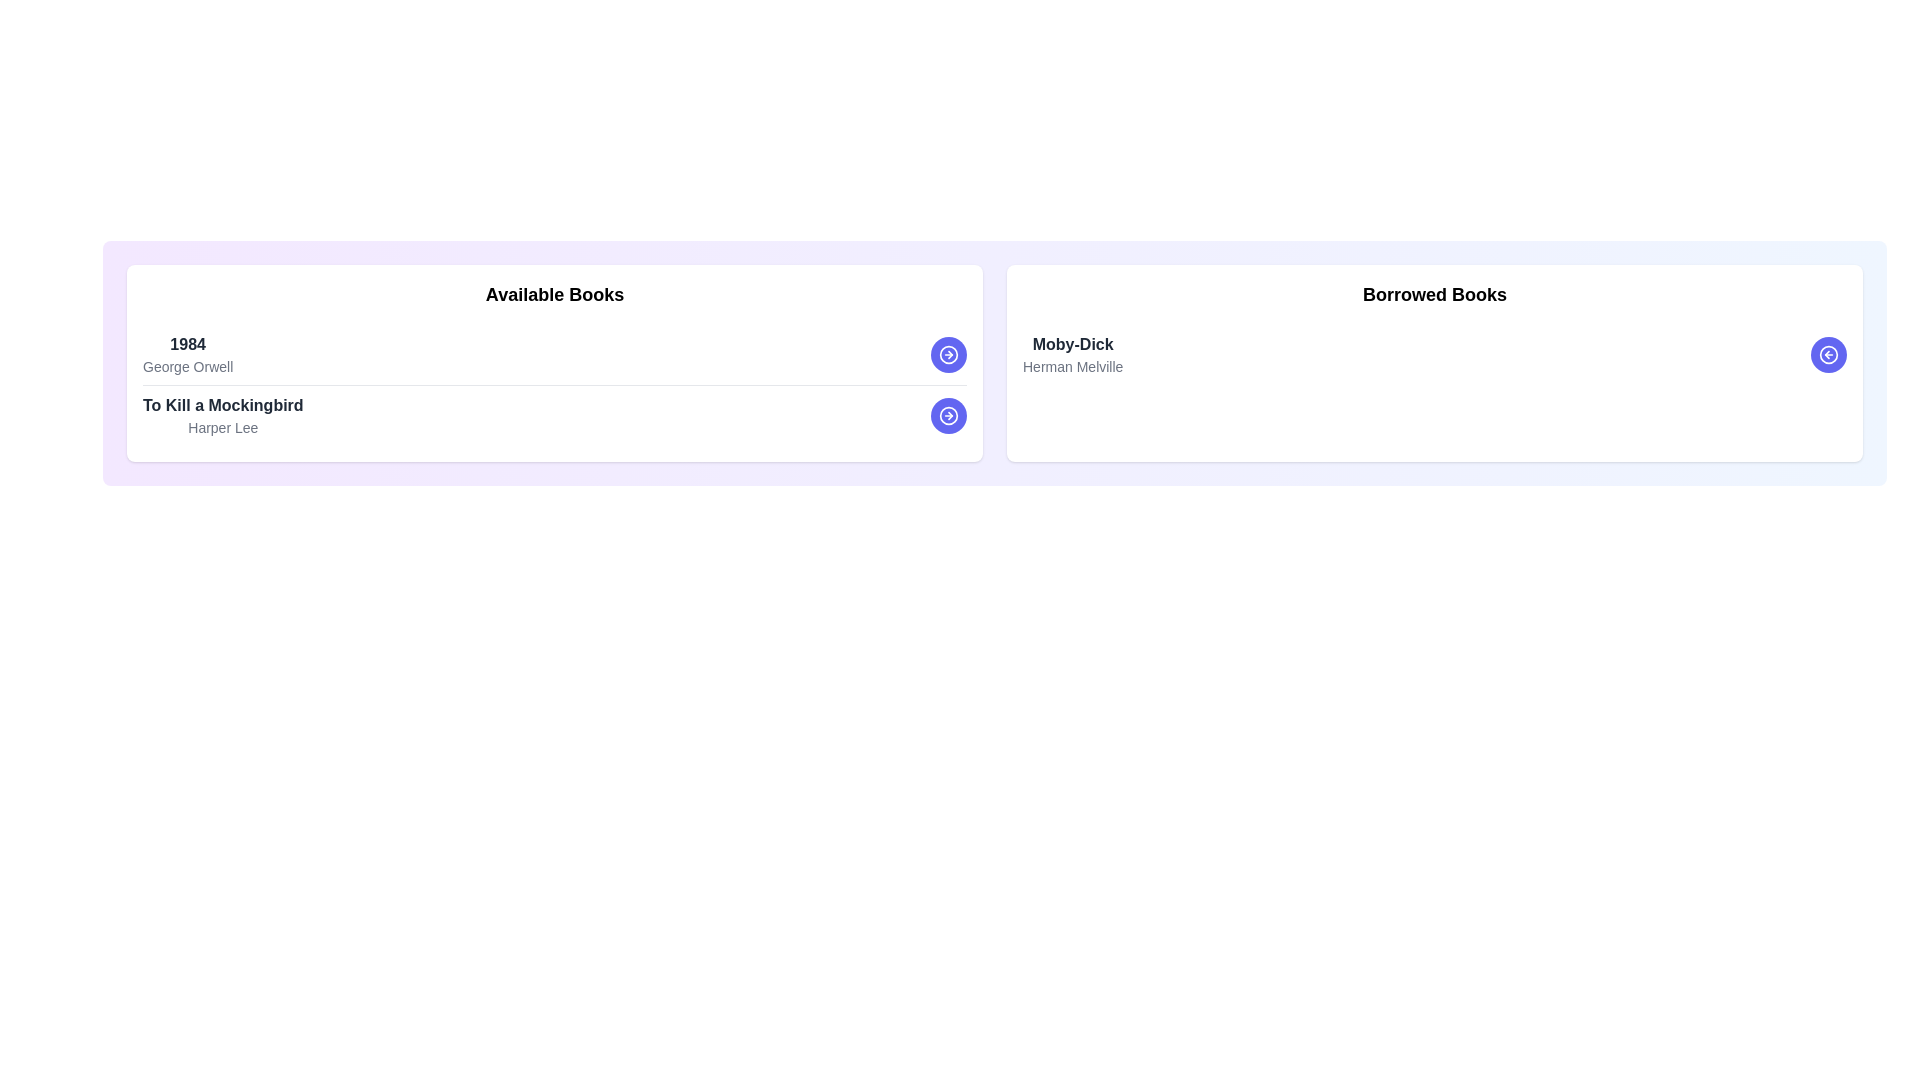  What do you see at coordinates (948, 353) in the screenshot?
I see `'Transfer Book' button for the book titled 1984` at bounding box center [948, 353].